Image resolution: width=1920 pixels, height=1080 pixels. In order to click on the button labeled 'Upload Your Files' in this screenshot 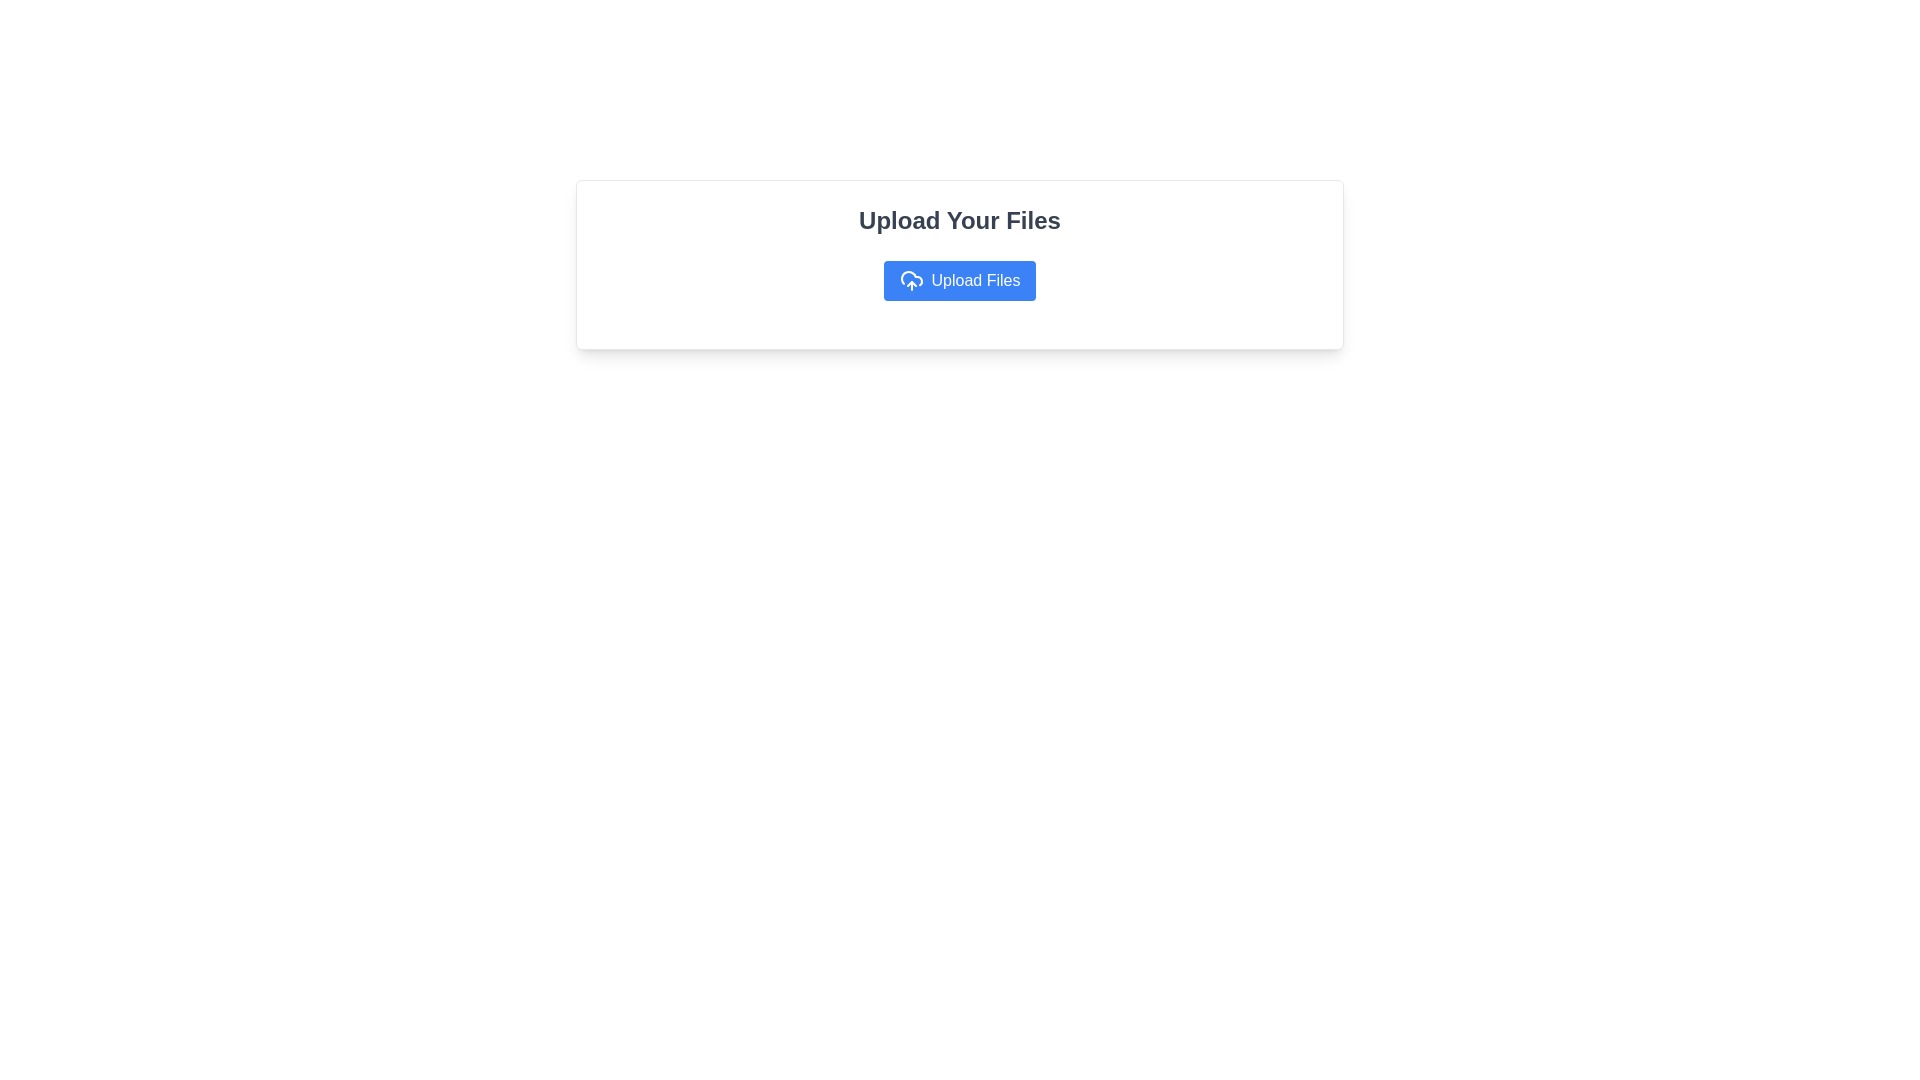, I will do `click(960, 281)`.